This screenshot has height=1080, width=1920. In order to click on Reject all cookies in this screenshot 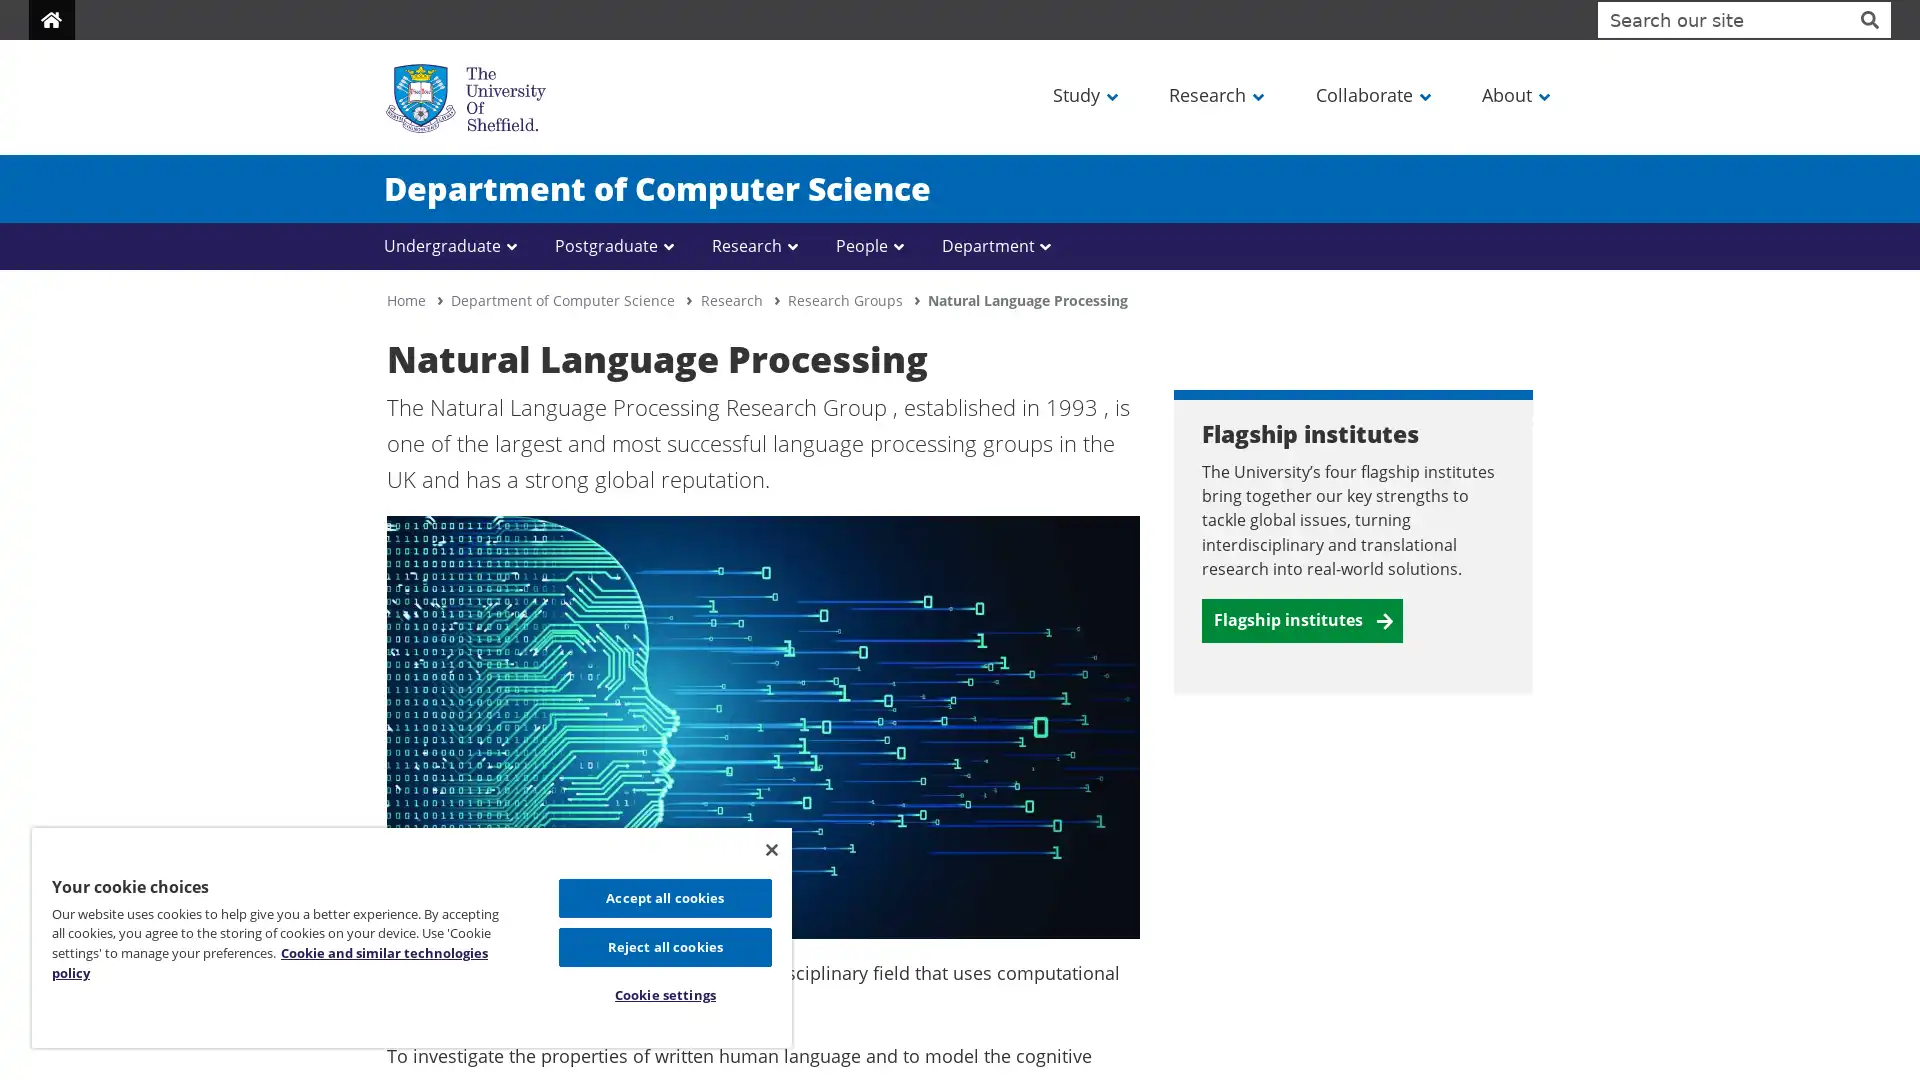, I will do `click(664, 945)`.